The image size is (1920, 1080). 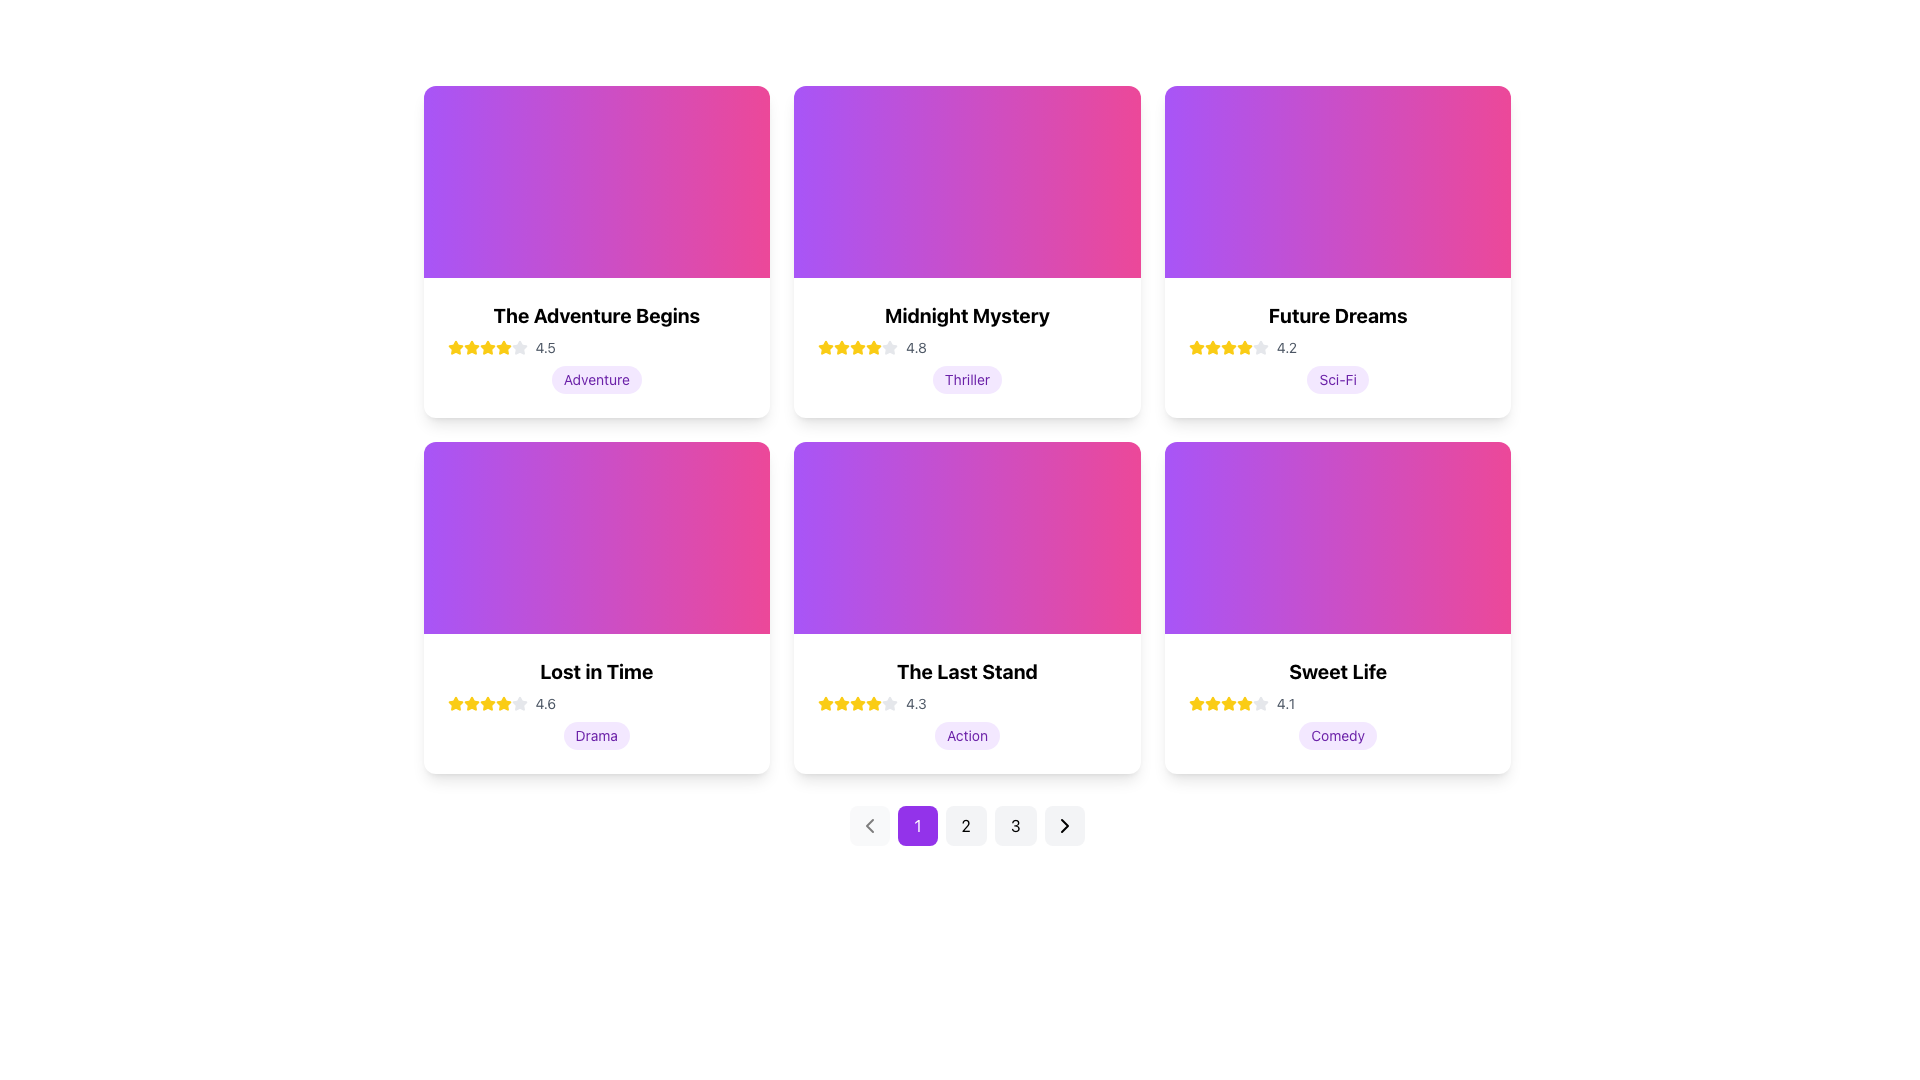 What do you see at coordinates (487, 703) in the screenshot?
I see `the fourth star icon in the rating section of the 'Lost in Time' item to indirectly modify the rating score` at bounding box center [487, 703].